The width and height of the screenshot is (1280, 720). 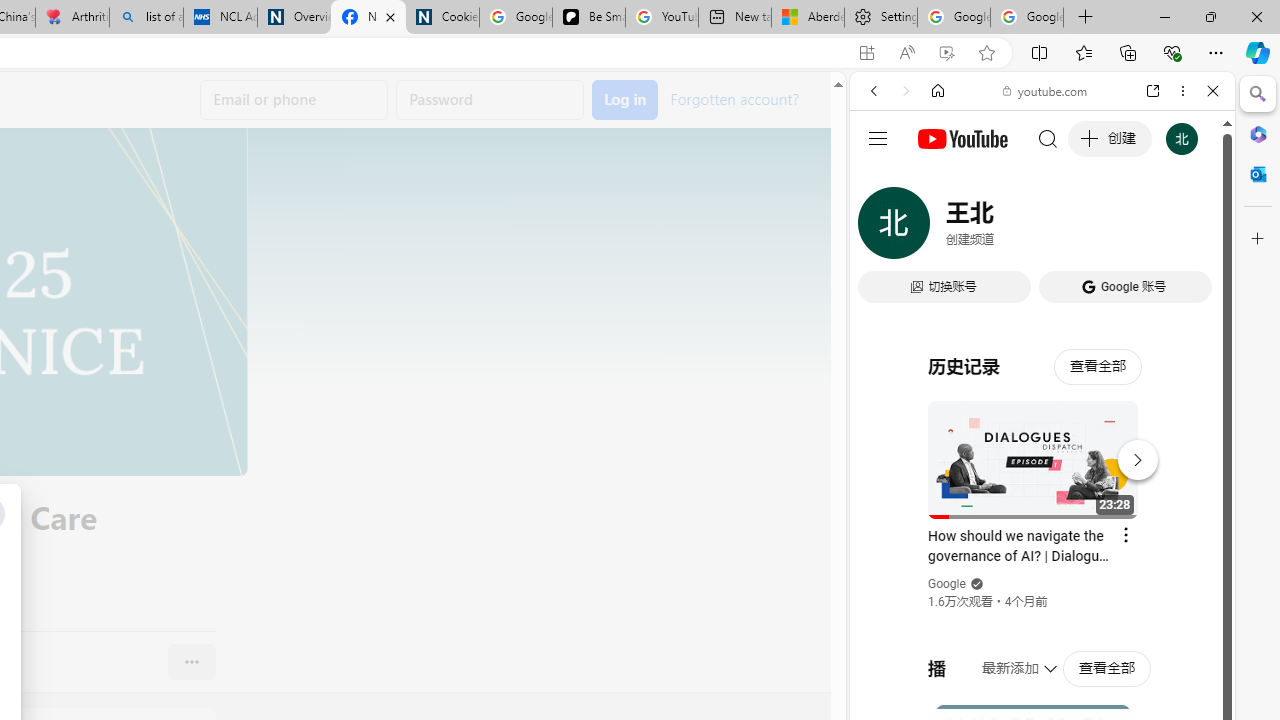 What do you see at coordinates (441, 17) in the screenshot?
I see `'Cookies'` at bounding box center [441, 17].